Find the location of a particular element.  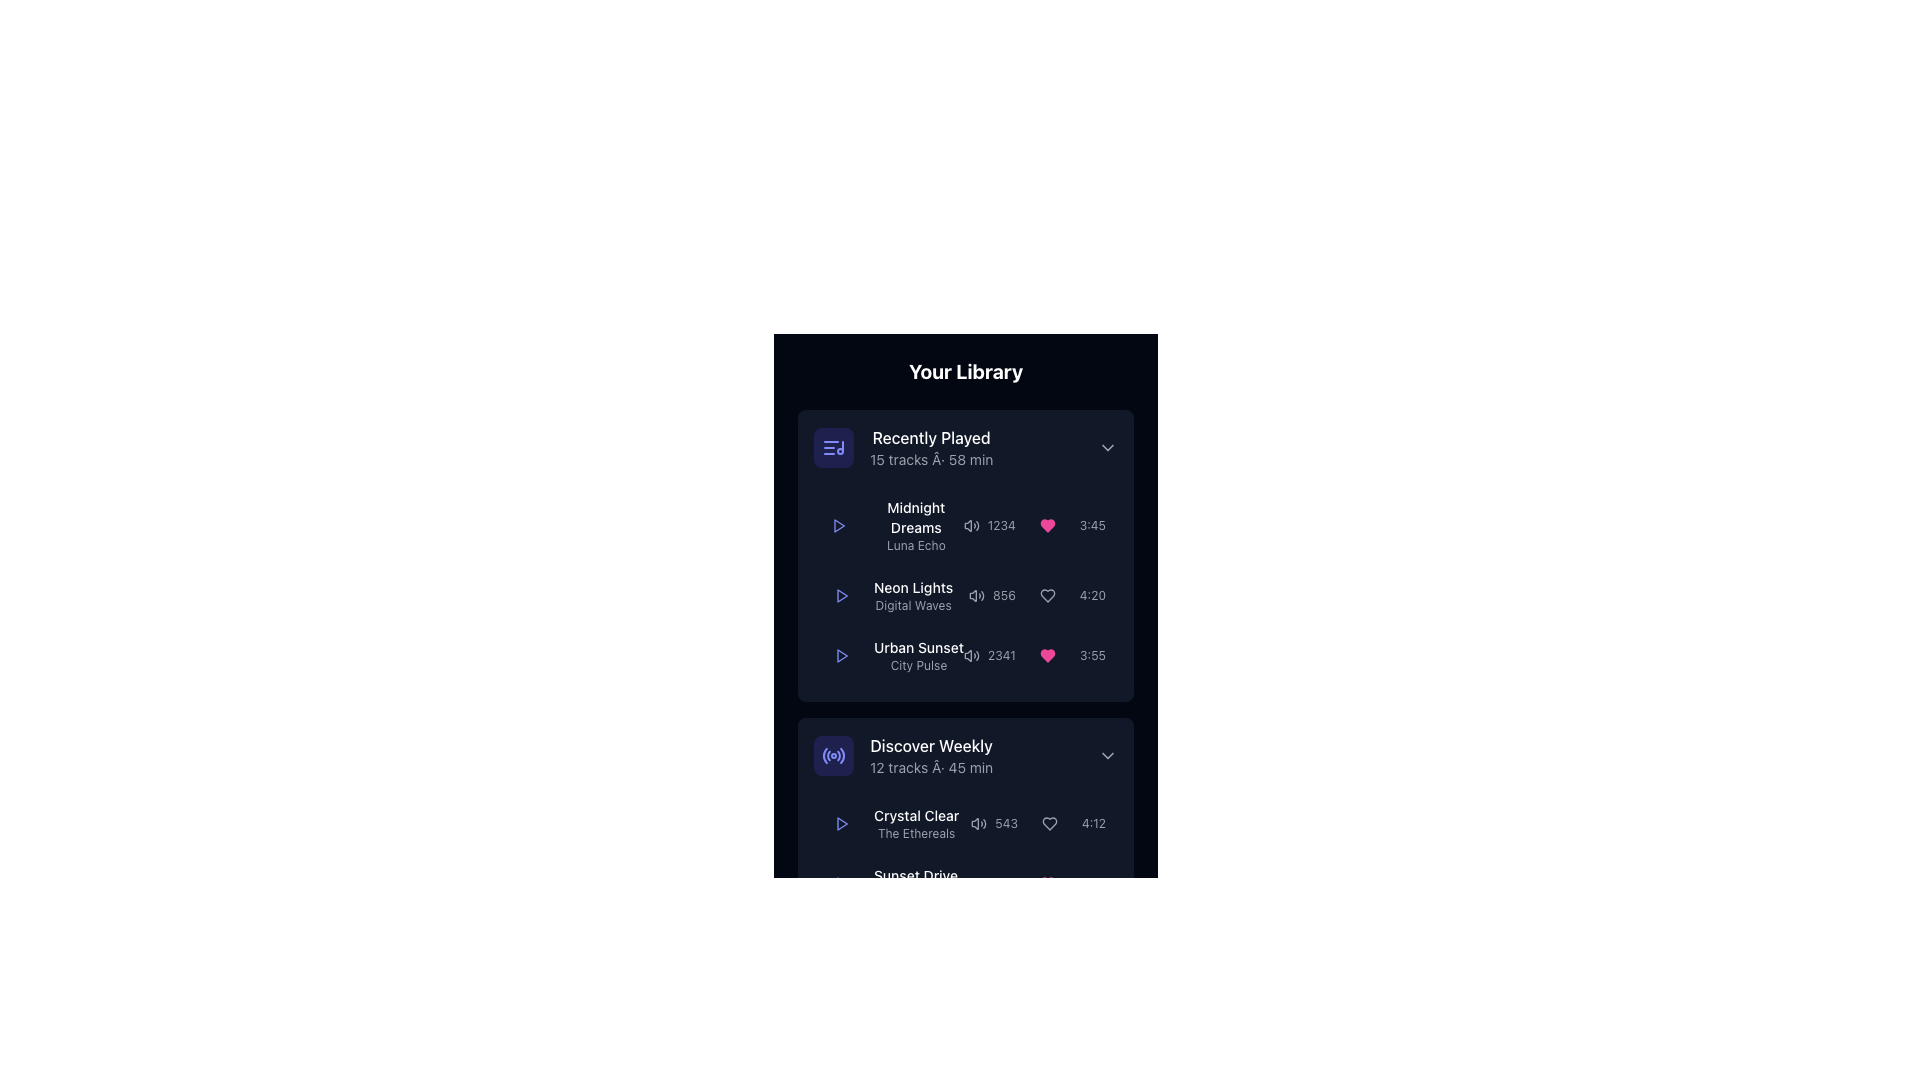

the Volume Icon located in the first row of the 'Recently Played' section, next to the numerical display '1234' and to the left of the heart-shaped icon is located at coordinates (971, 524).